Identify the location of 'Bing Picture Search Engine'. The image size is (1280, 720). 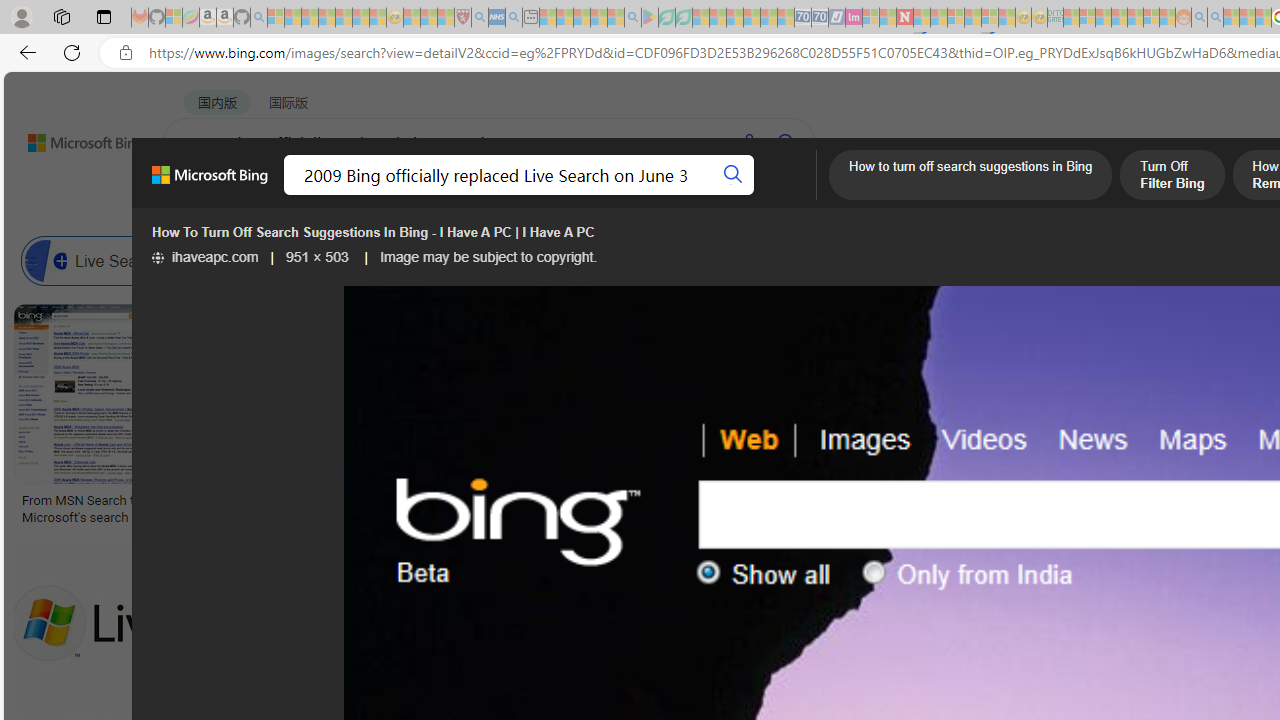
(395, 260).